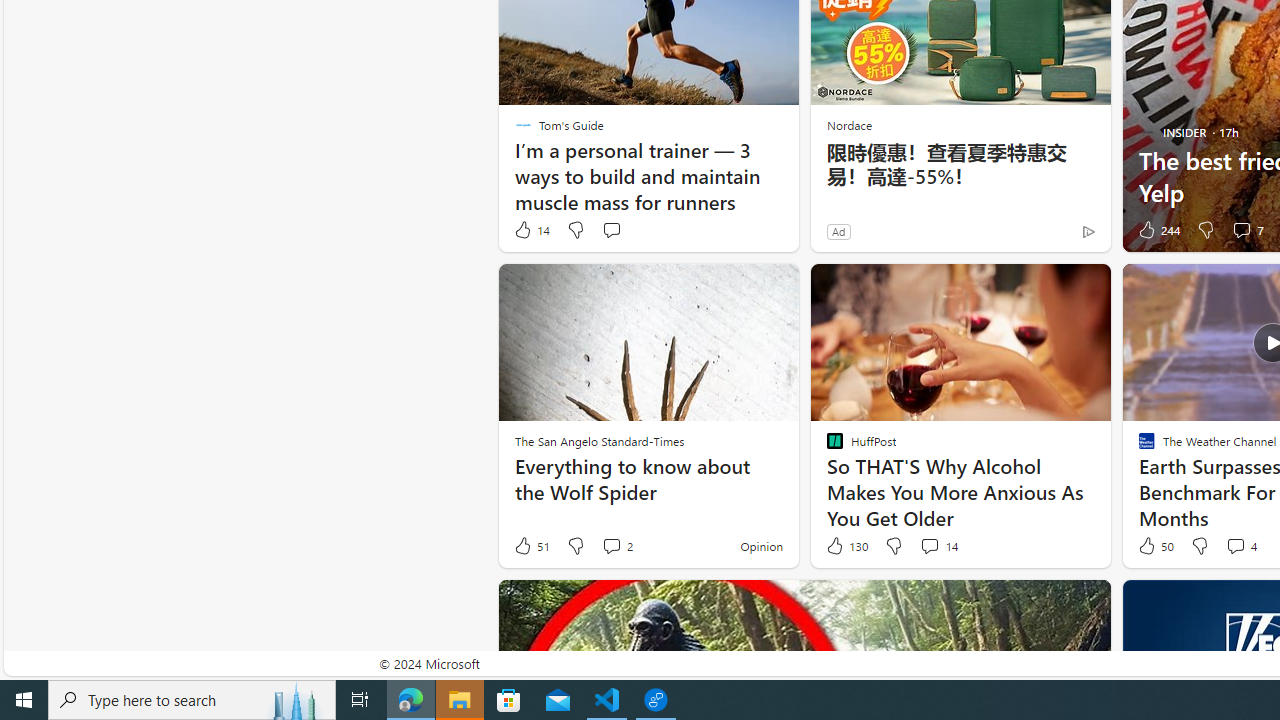  What do you see at coordinates (1200, 546) in the screenshot?
I see `'Dislike'` at bounding box center [1200, 546].